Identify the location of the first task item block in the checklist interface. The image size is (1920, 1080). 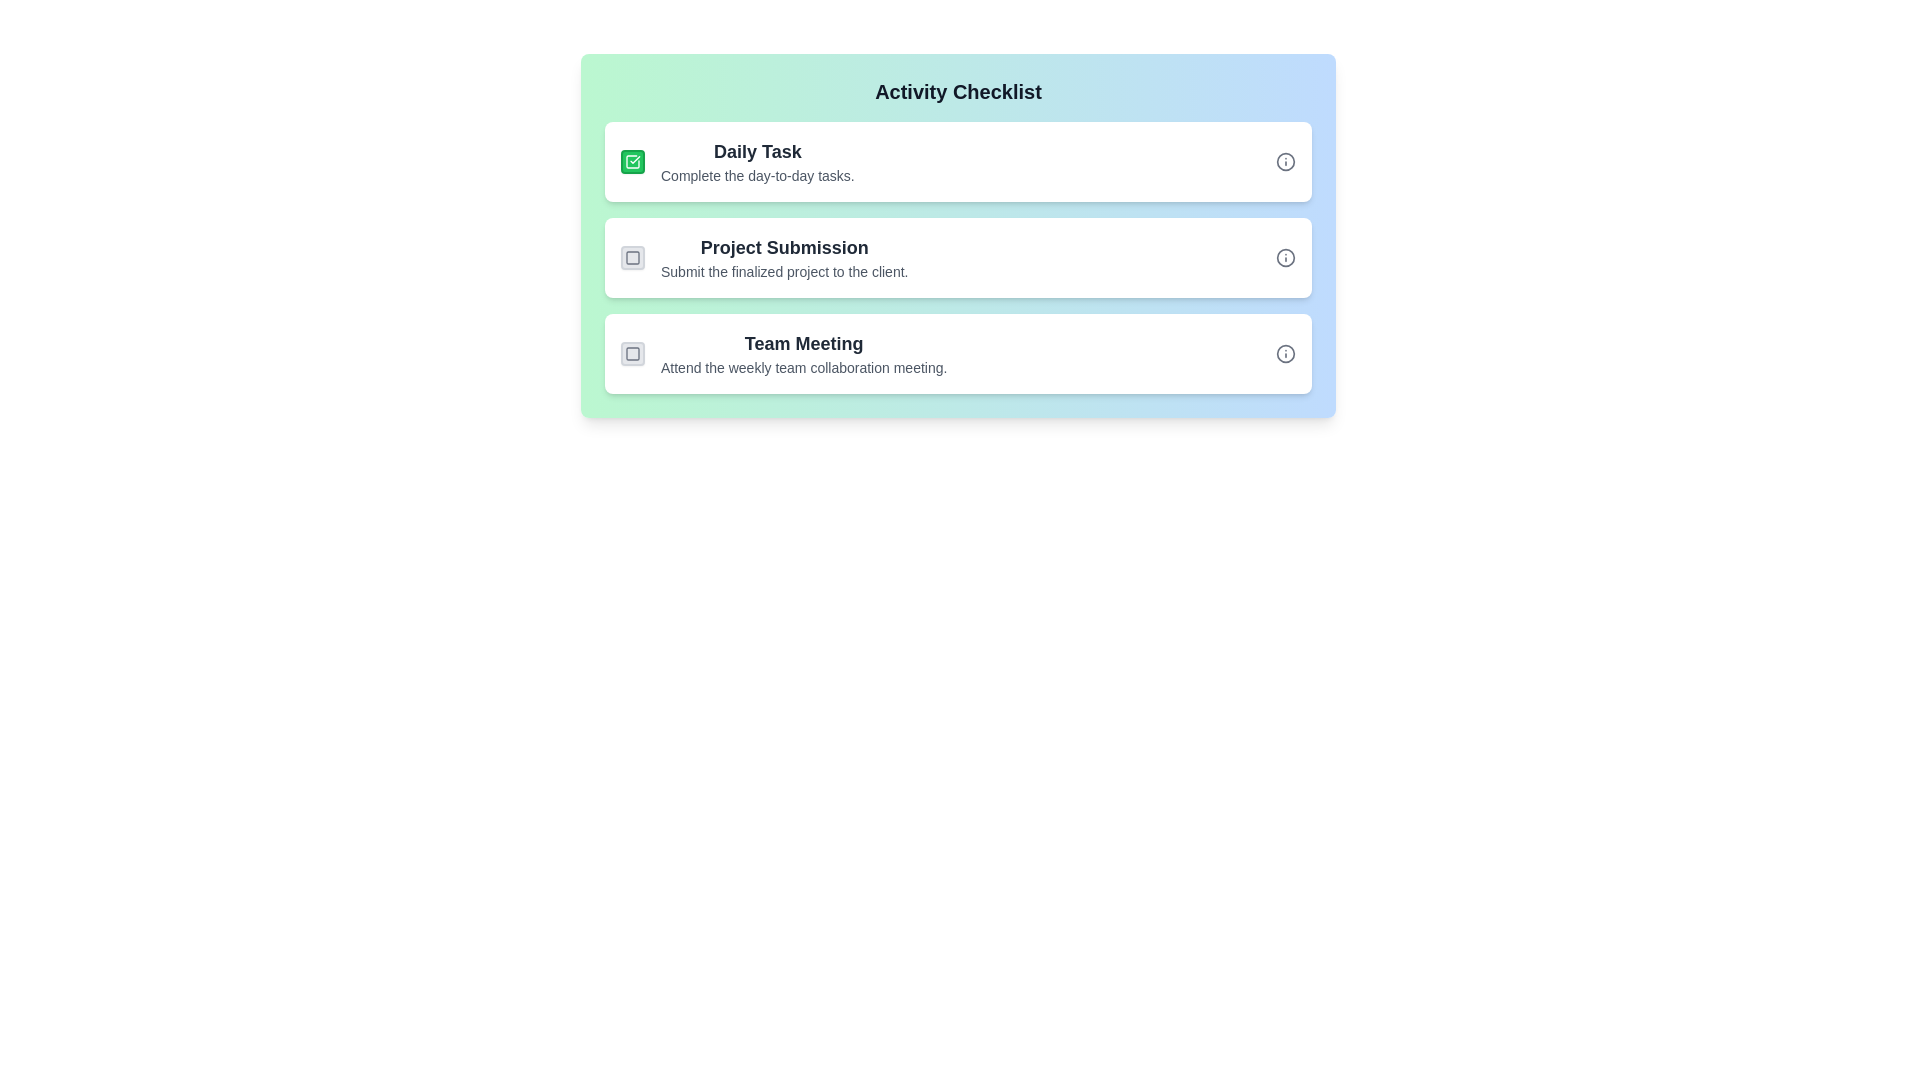
(736, 161).